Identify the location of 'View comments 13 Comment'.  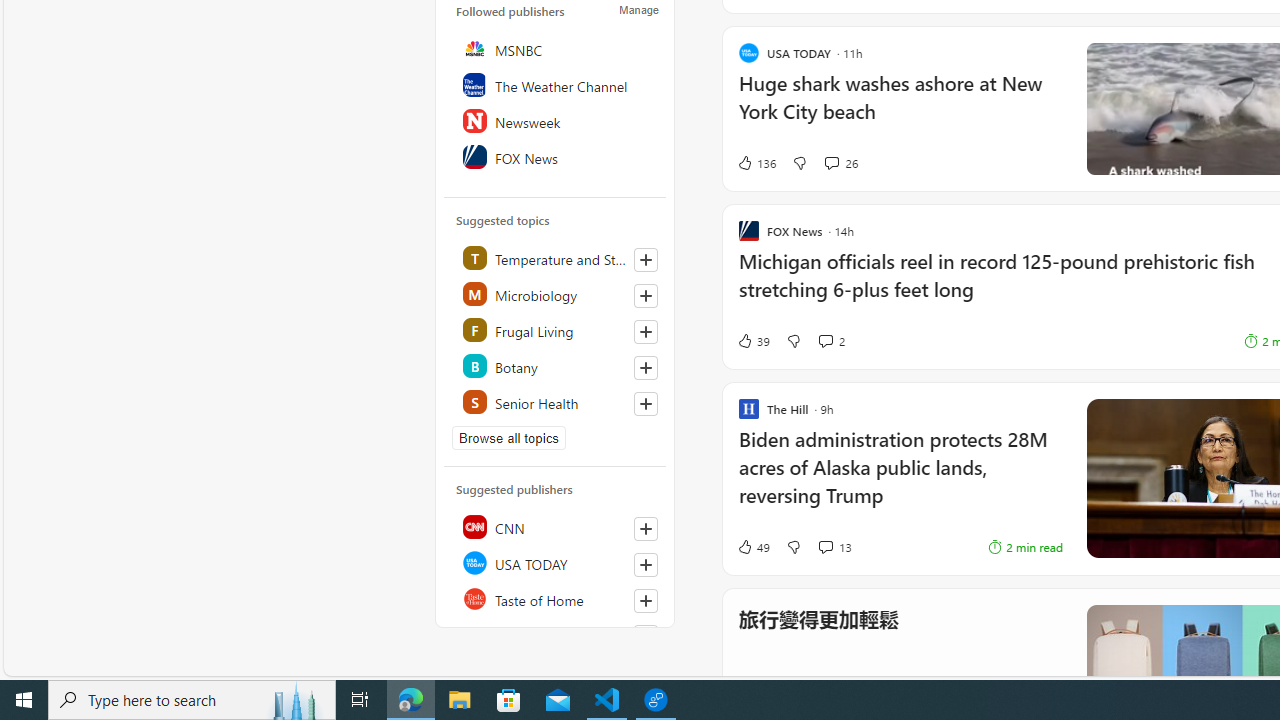
(825, 547).